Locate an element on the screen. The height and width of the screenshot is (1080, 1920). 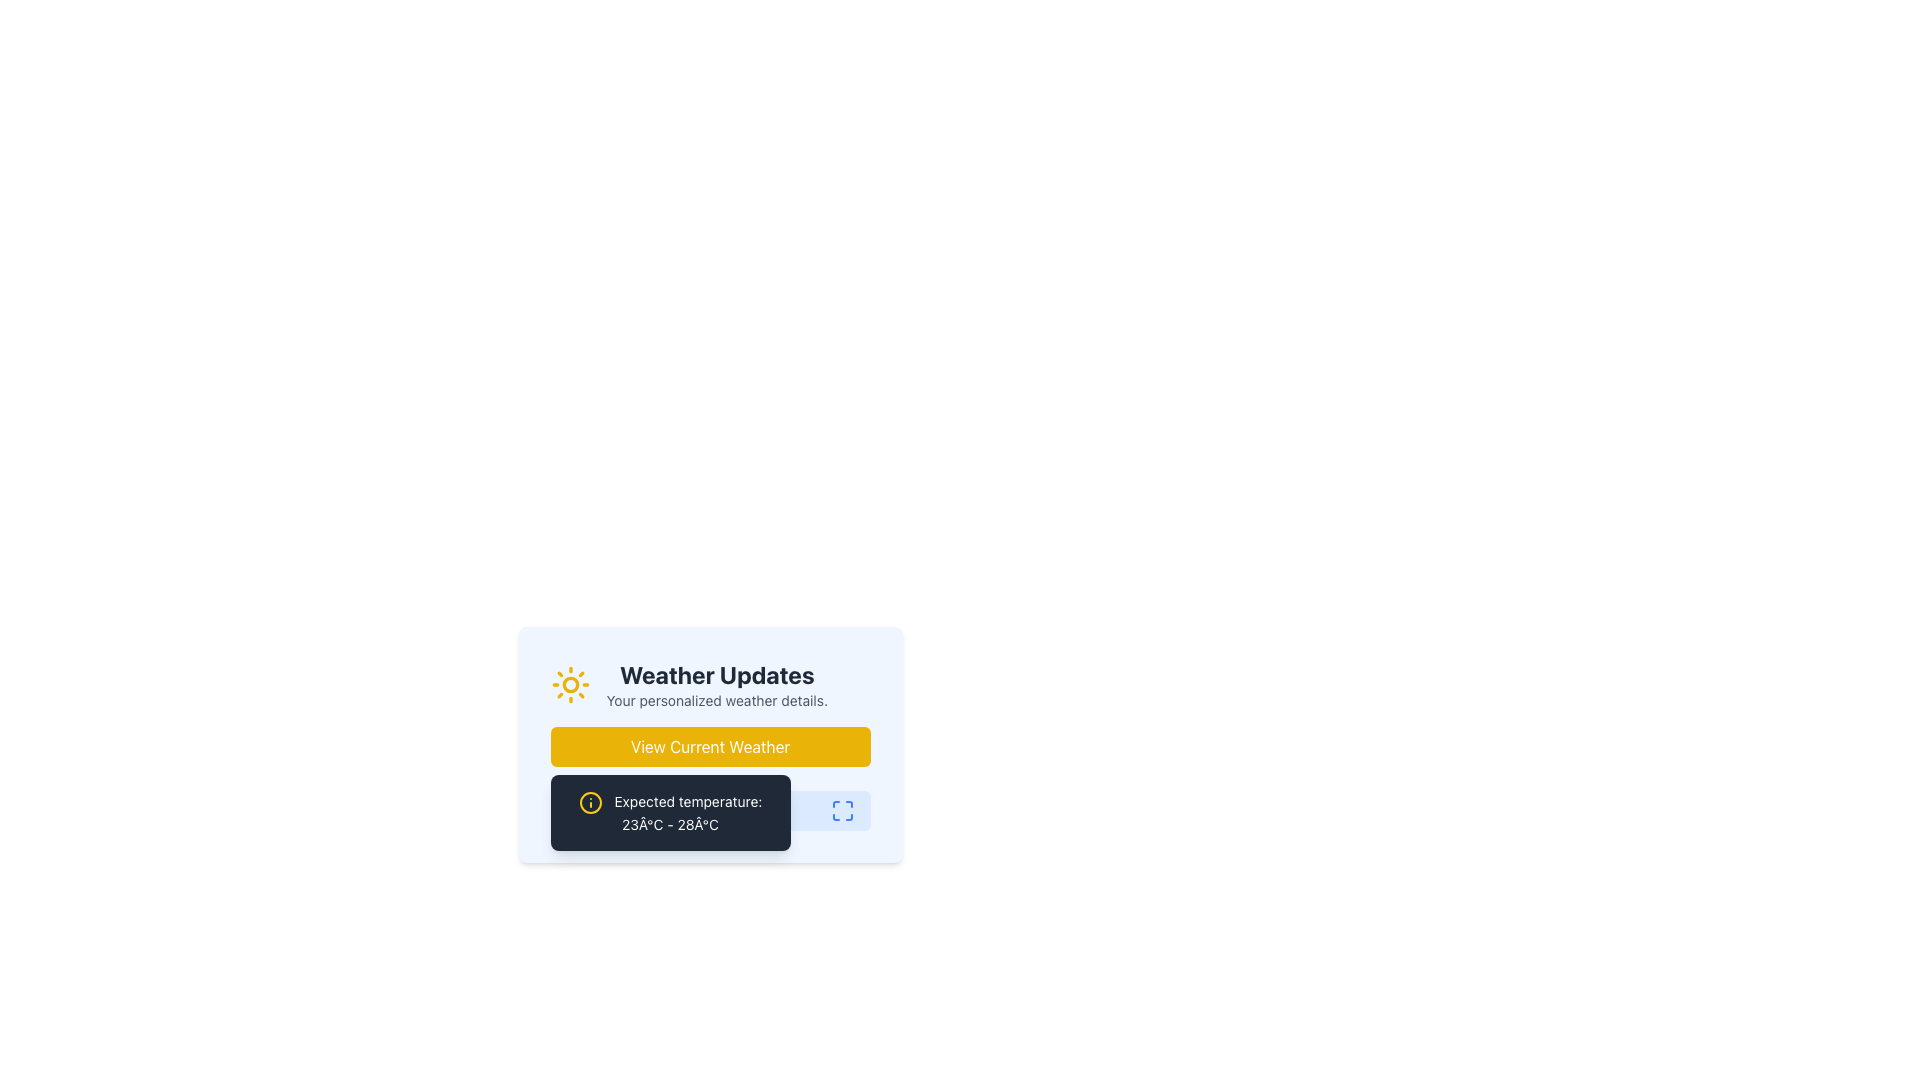
information displayed in the 'Weather Updates' combined text component, which includes the heading and the subtitle description is located at coordinates (717, 684).